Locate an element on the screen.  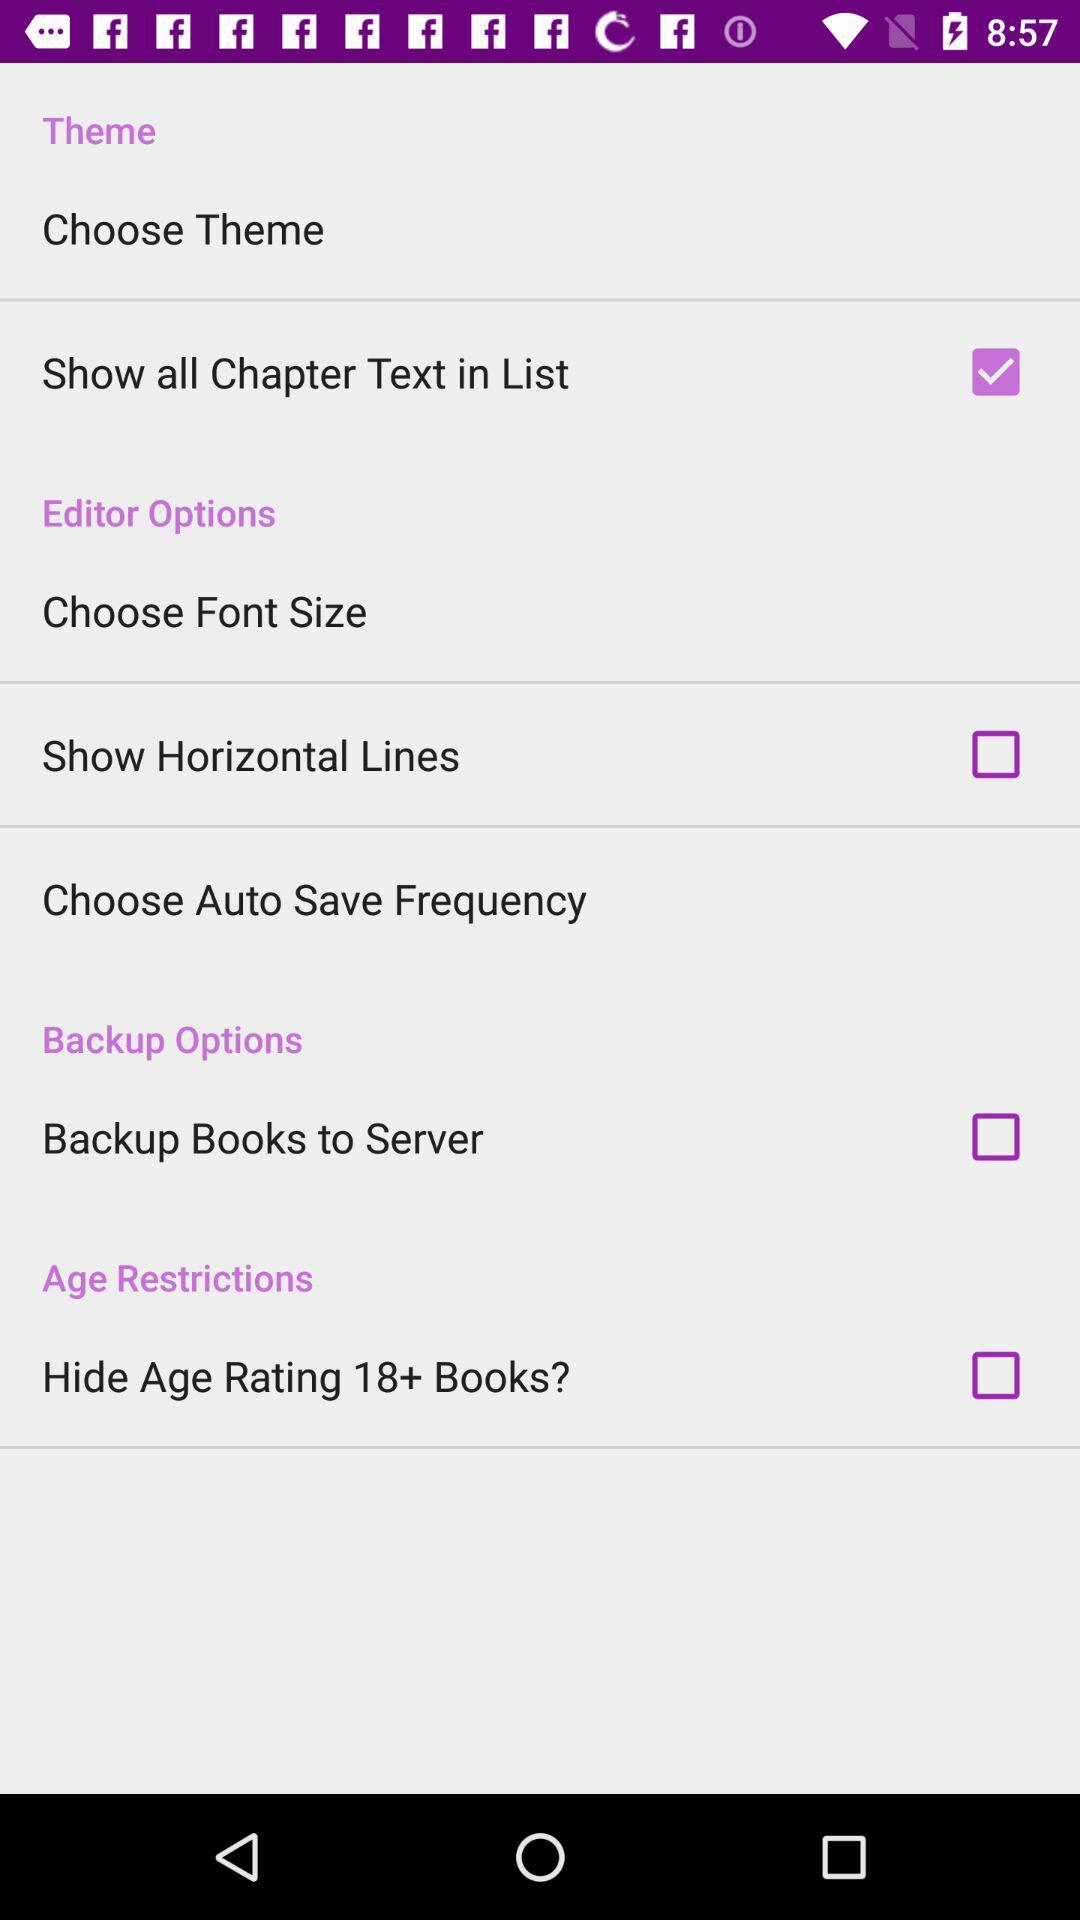
the app above age restrictions app is located at coordinates (261, 1137).